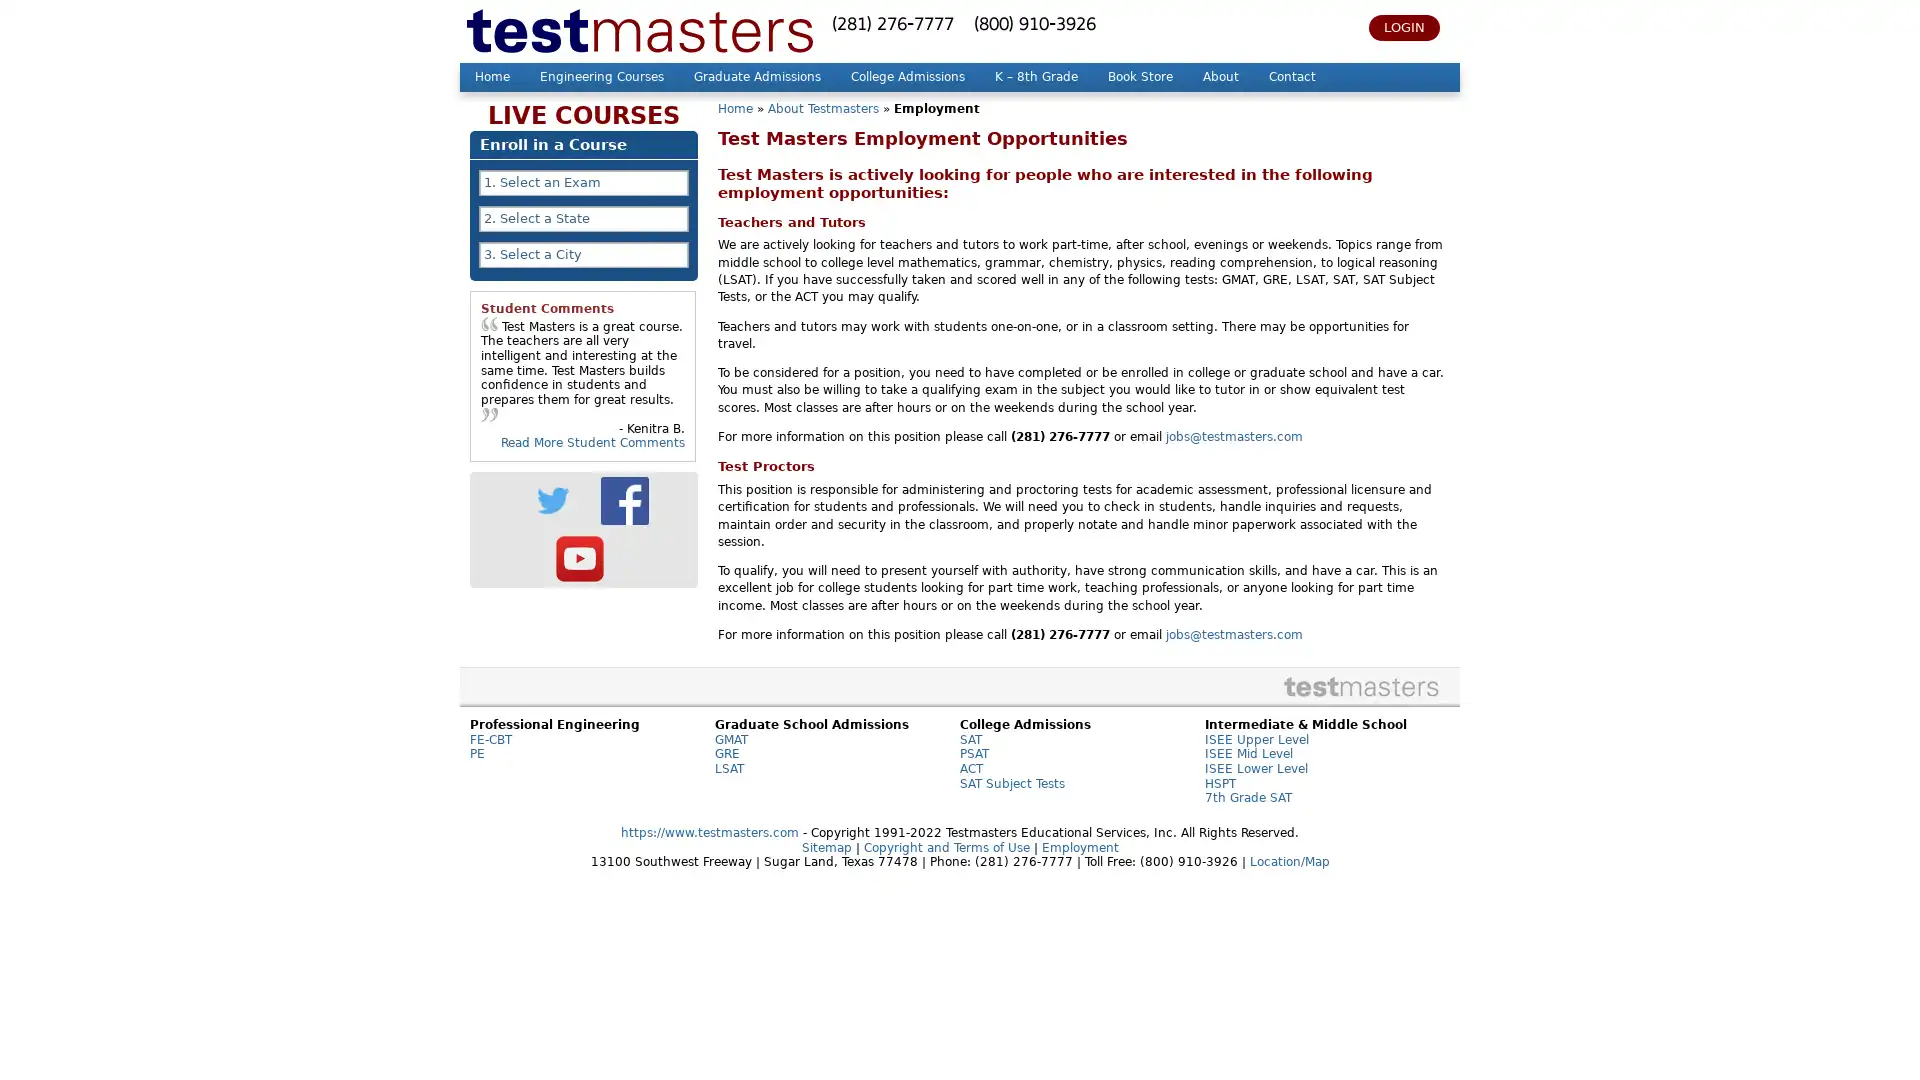 The height and width of the screenshot is (1080, 1920). What do you see at coordinates (583, 182) in the screenshot?
I see `1. Select an Exam` at bounding box center [583, 182].